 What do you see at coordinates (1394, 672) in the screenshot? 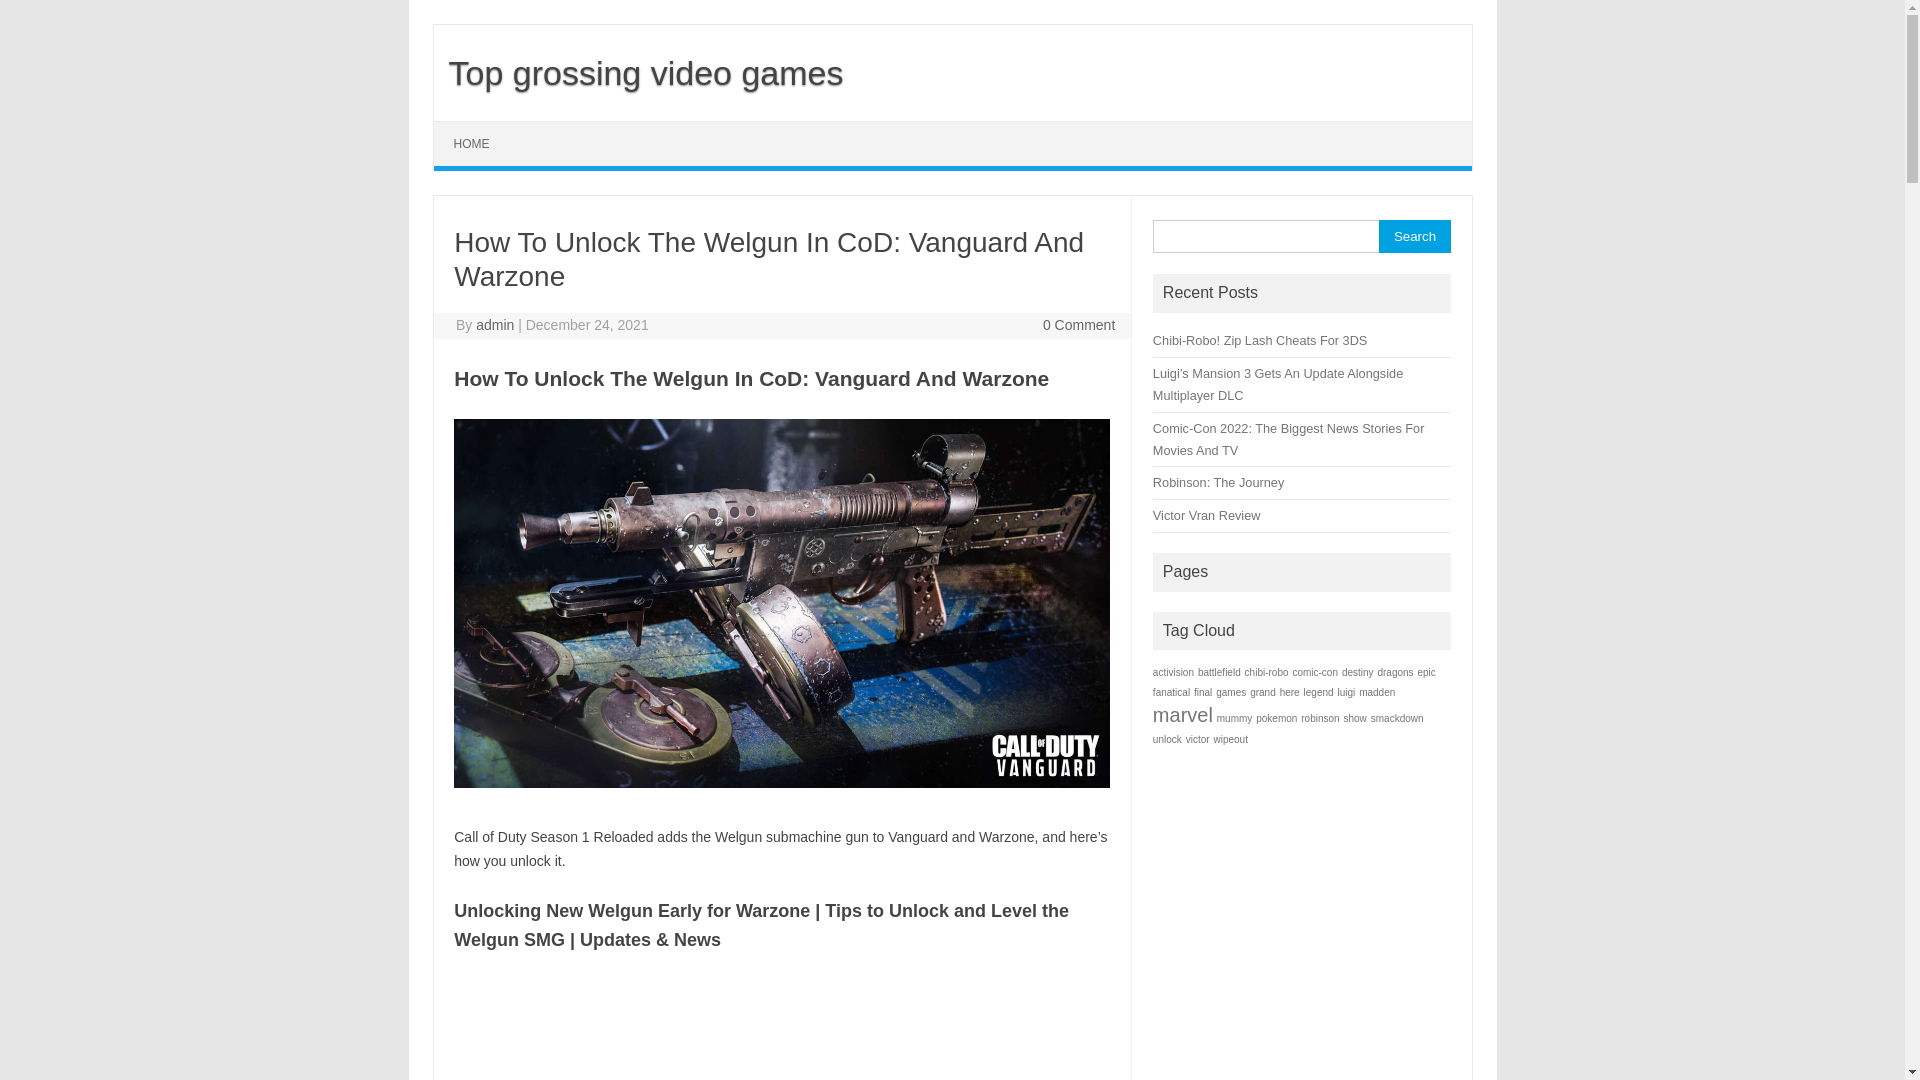
I see `'dragons'` at bounding box center [1394, 672].